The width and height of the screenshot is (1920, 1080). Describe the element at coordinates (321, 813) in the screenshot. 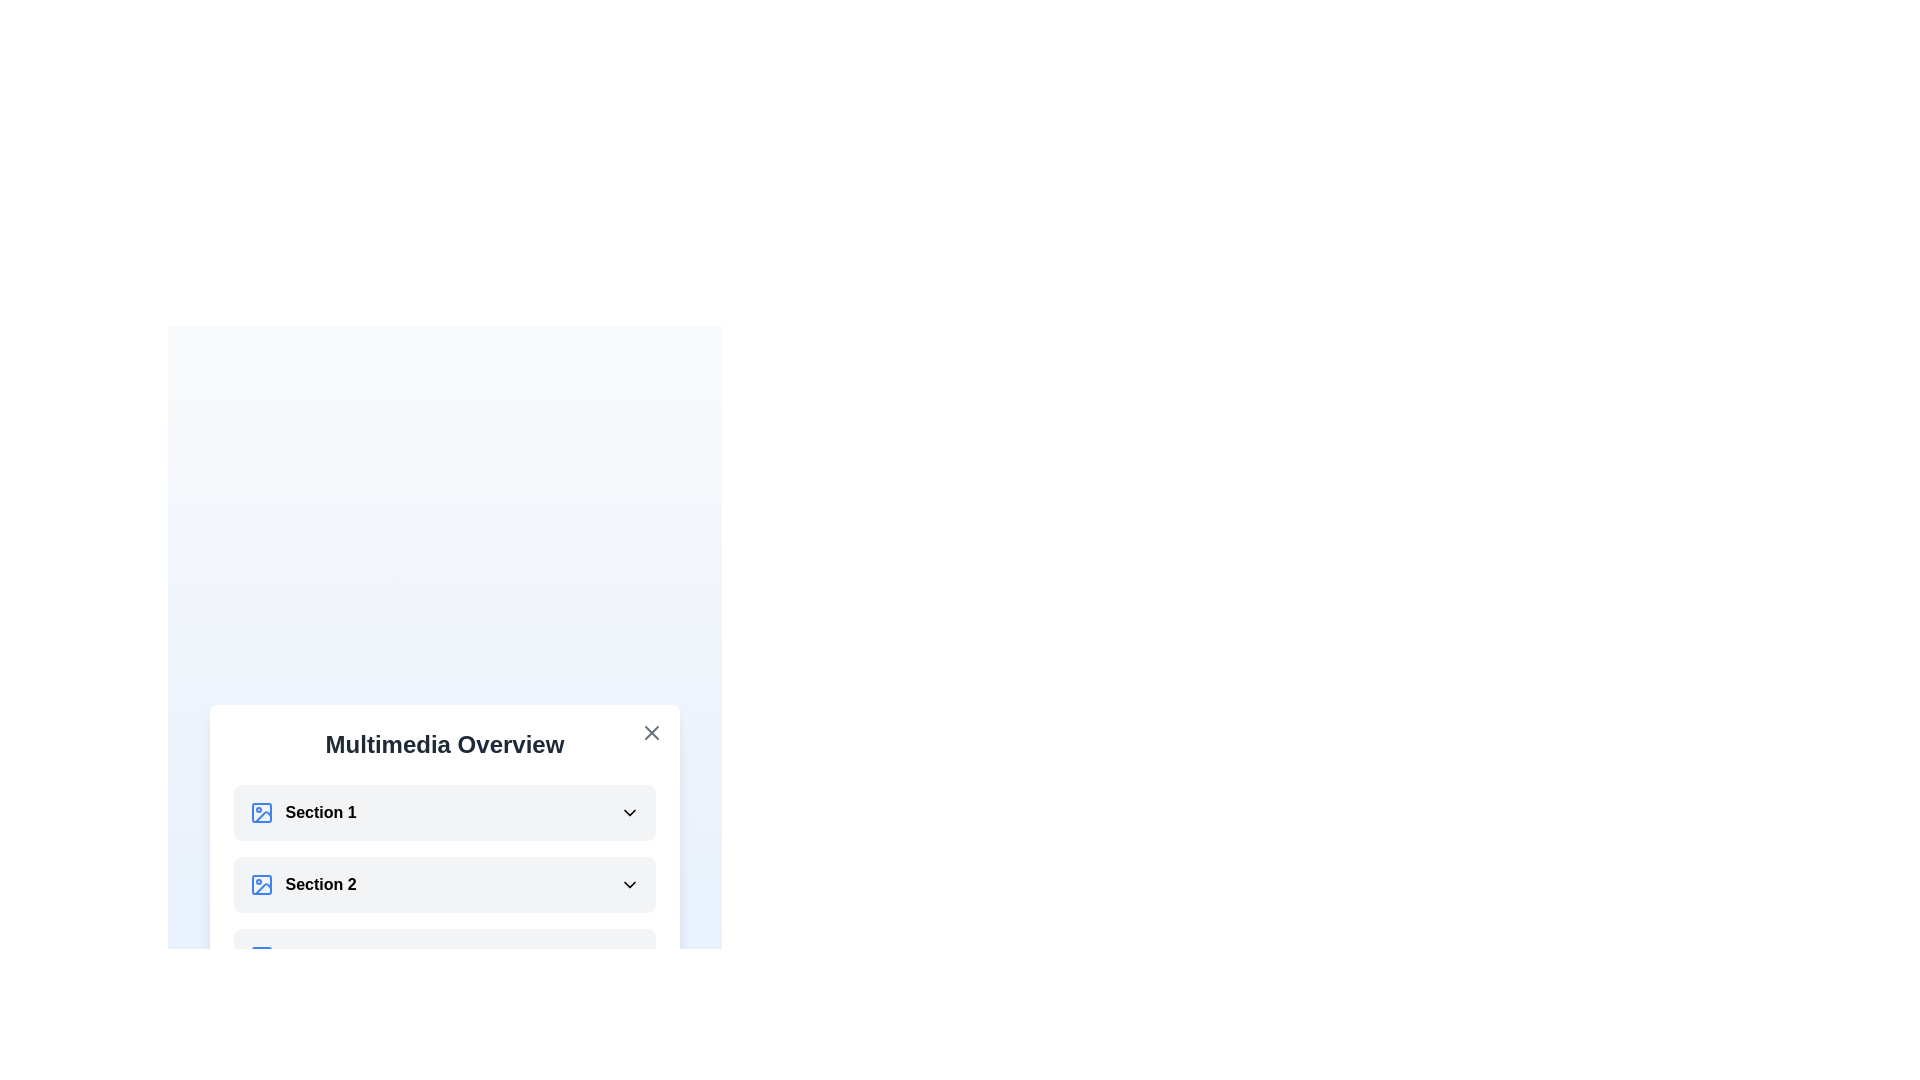

I see `text label 'Section 1' located to the right of the icon in the top segment of the vertical list within the 'Multimedia Overview' modal dialog box` at that location.